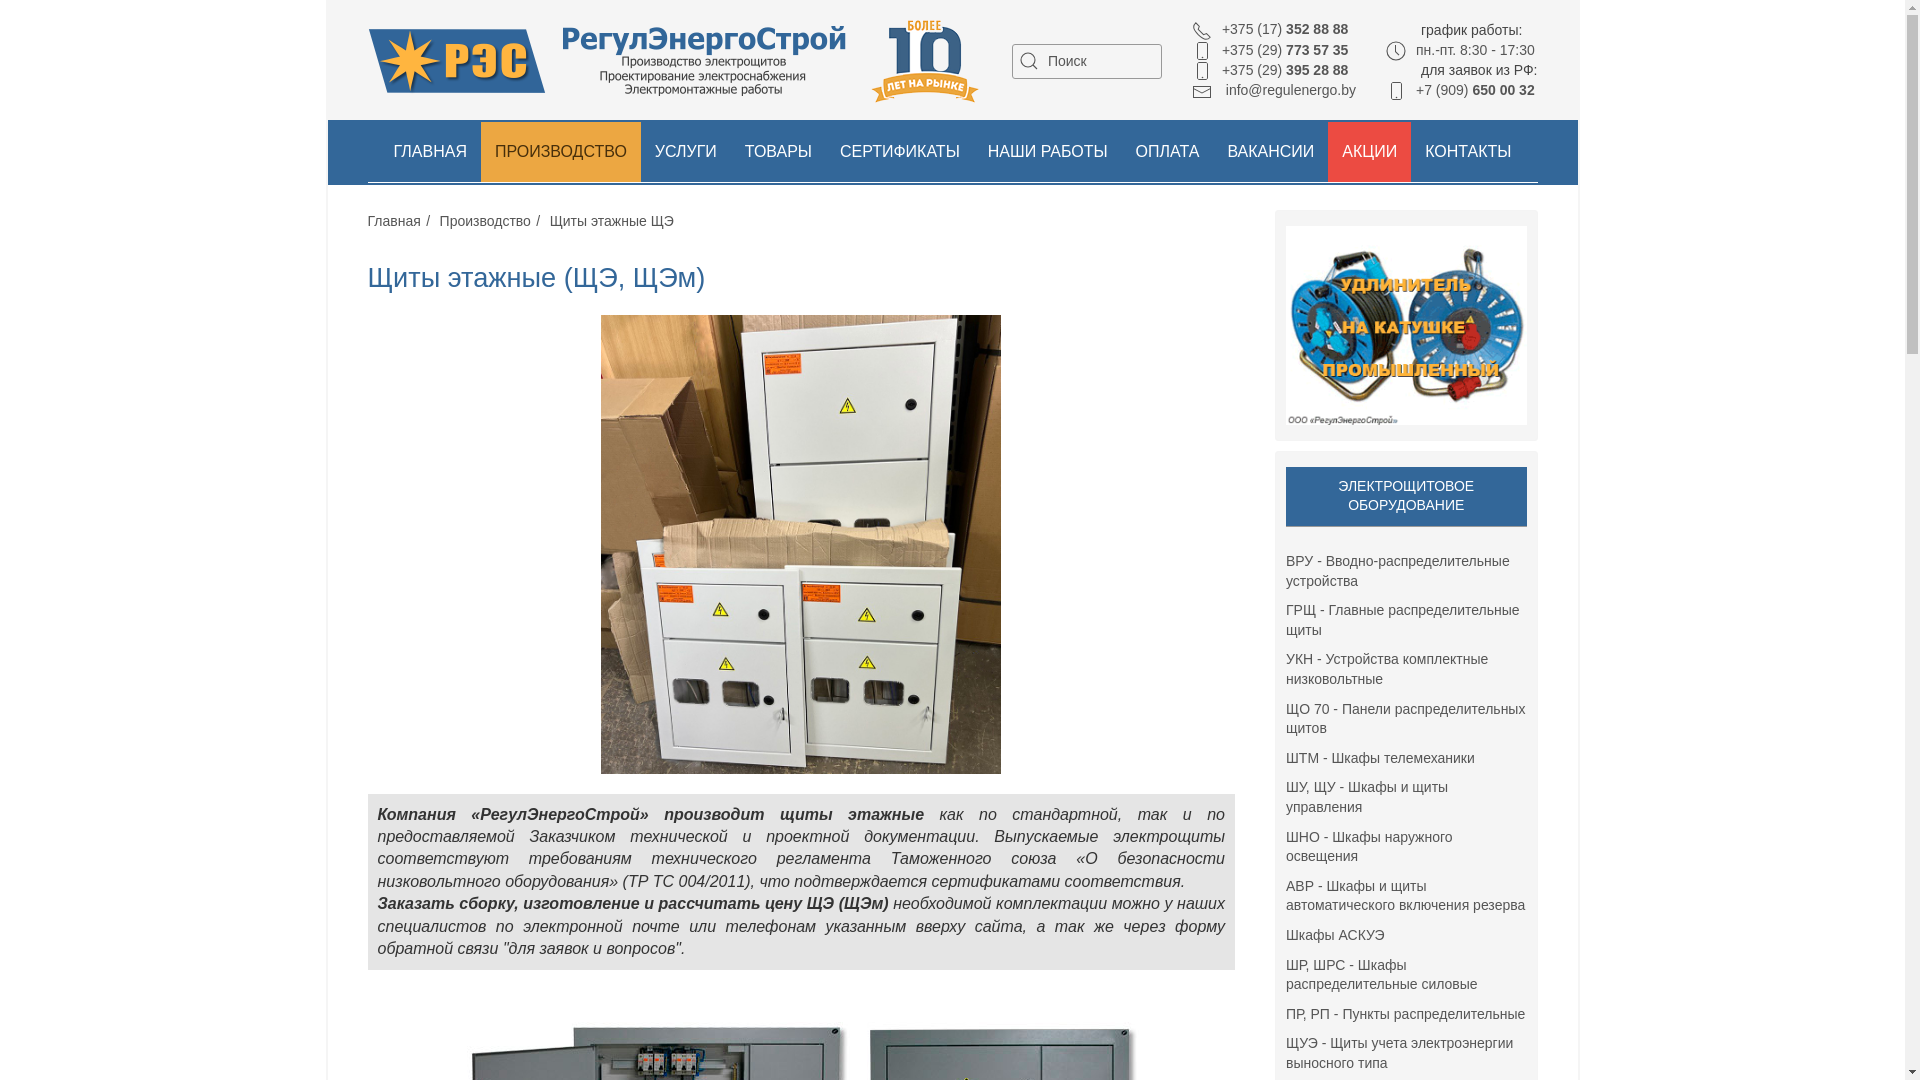  I want to click on '+375 (29) 773 57 35', so click(1269, 49).